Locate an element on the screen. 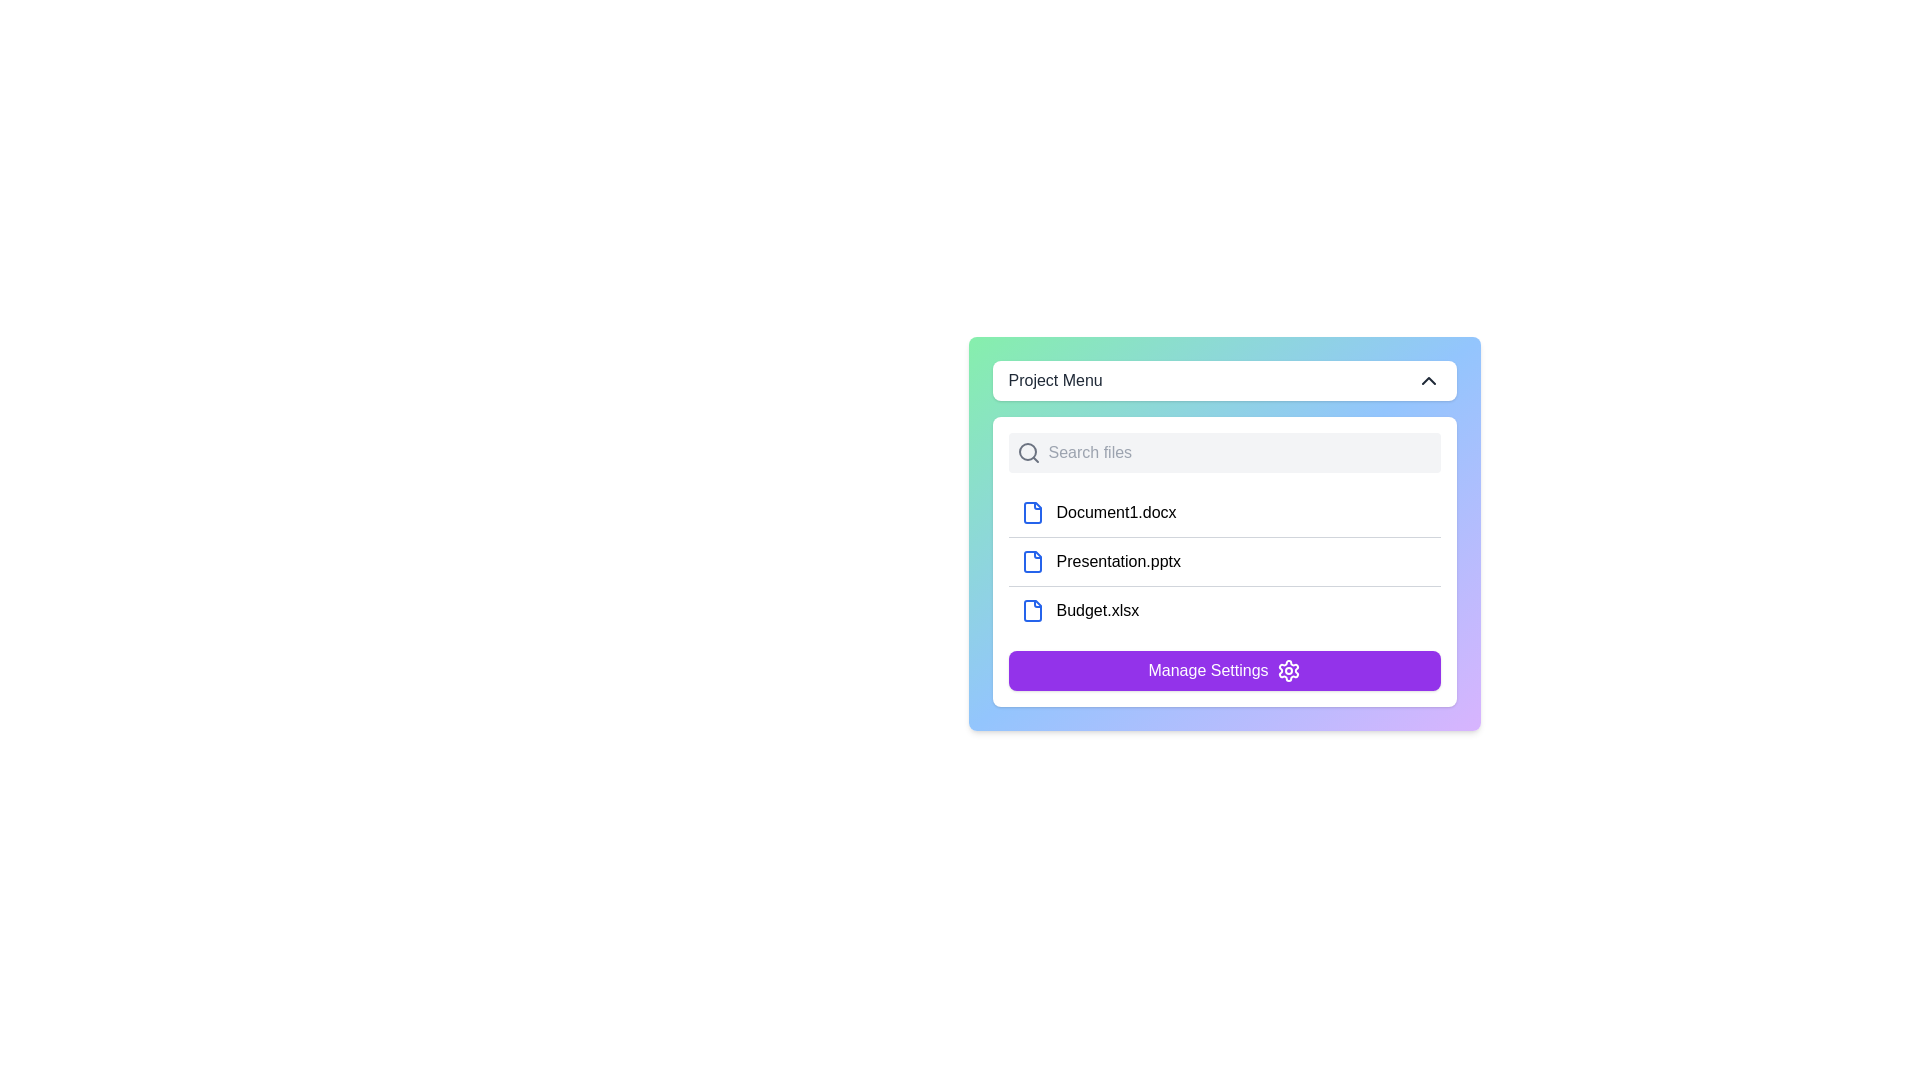 The height and width of the screenshot is (1080, 1920). circular SVG element that represents the lens of the search icon located in the top-left corner of the search bar area is located at coordinates (1027, 451).